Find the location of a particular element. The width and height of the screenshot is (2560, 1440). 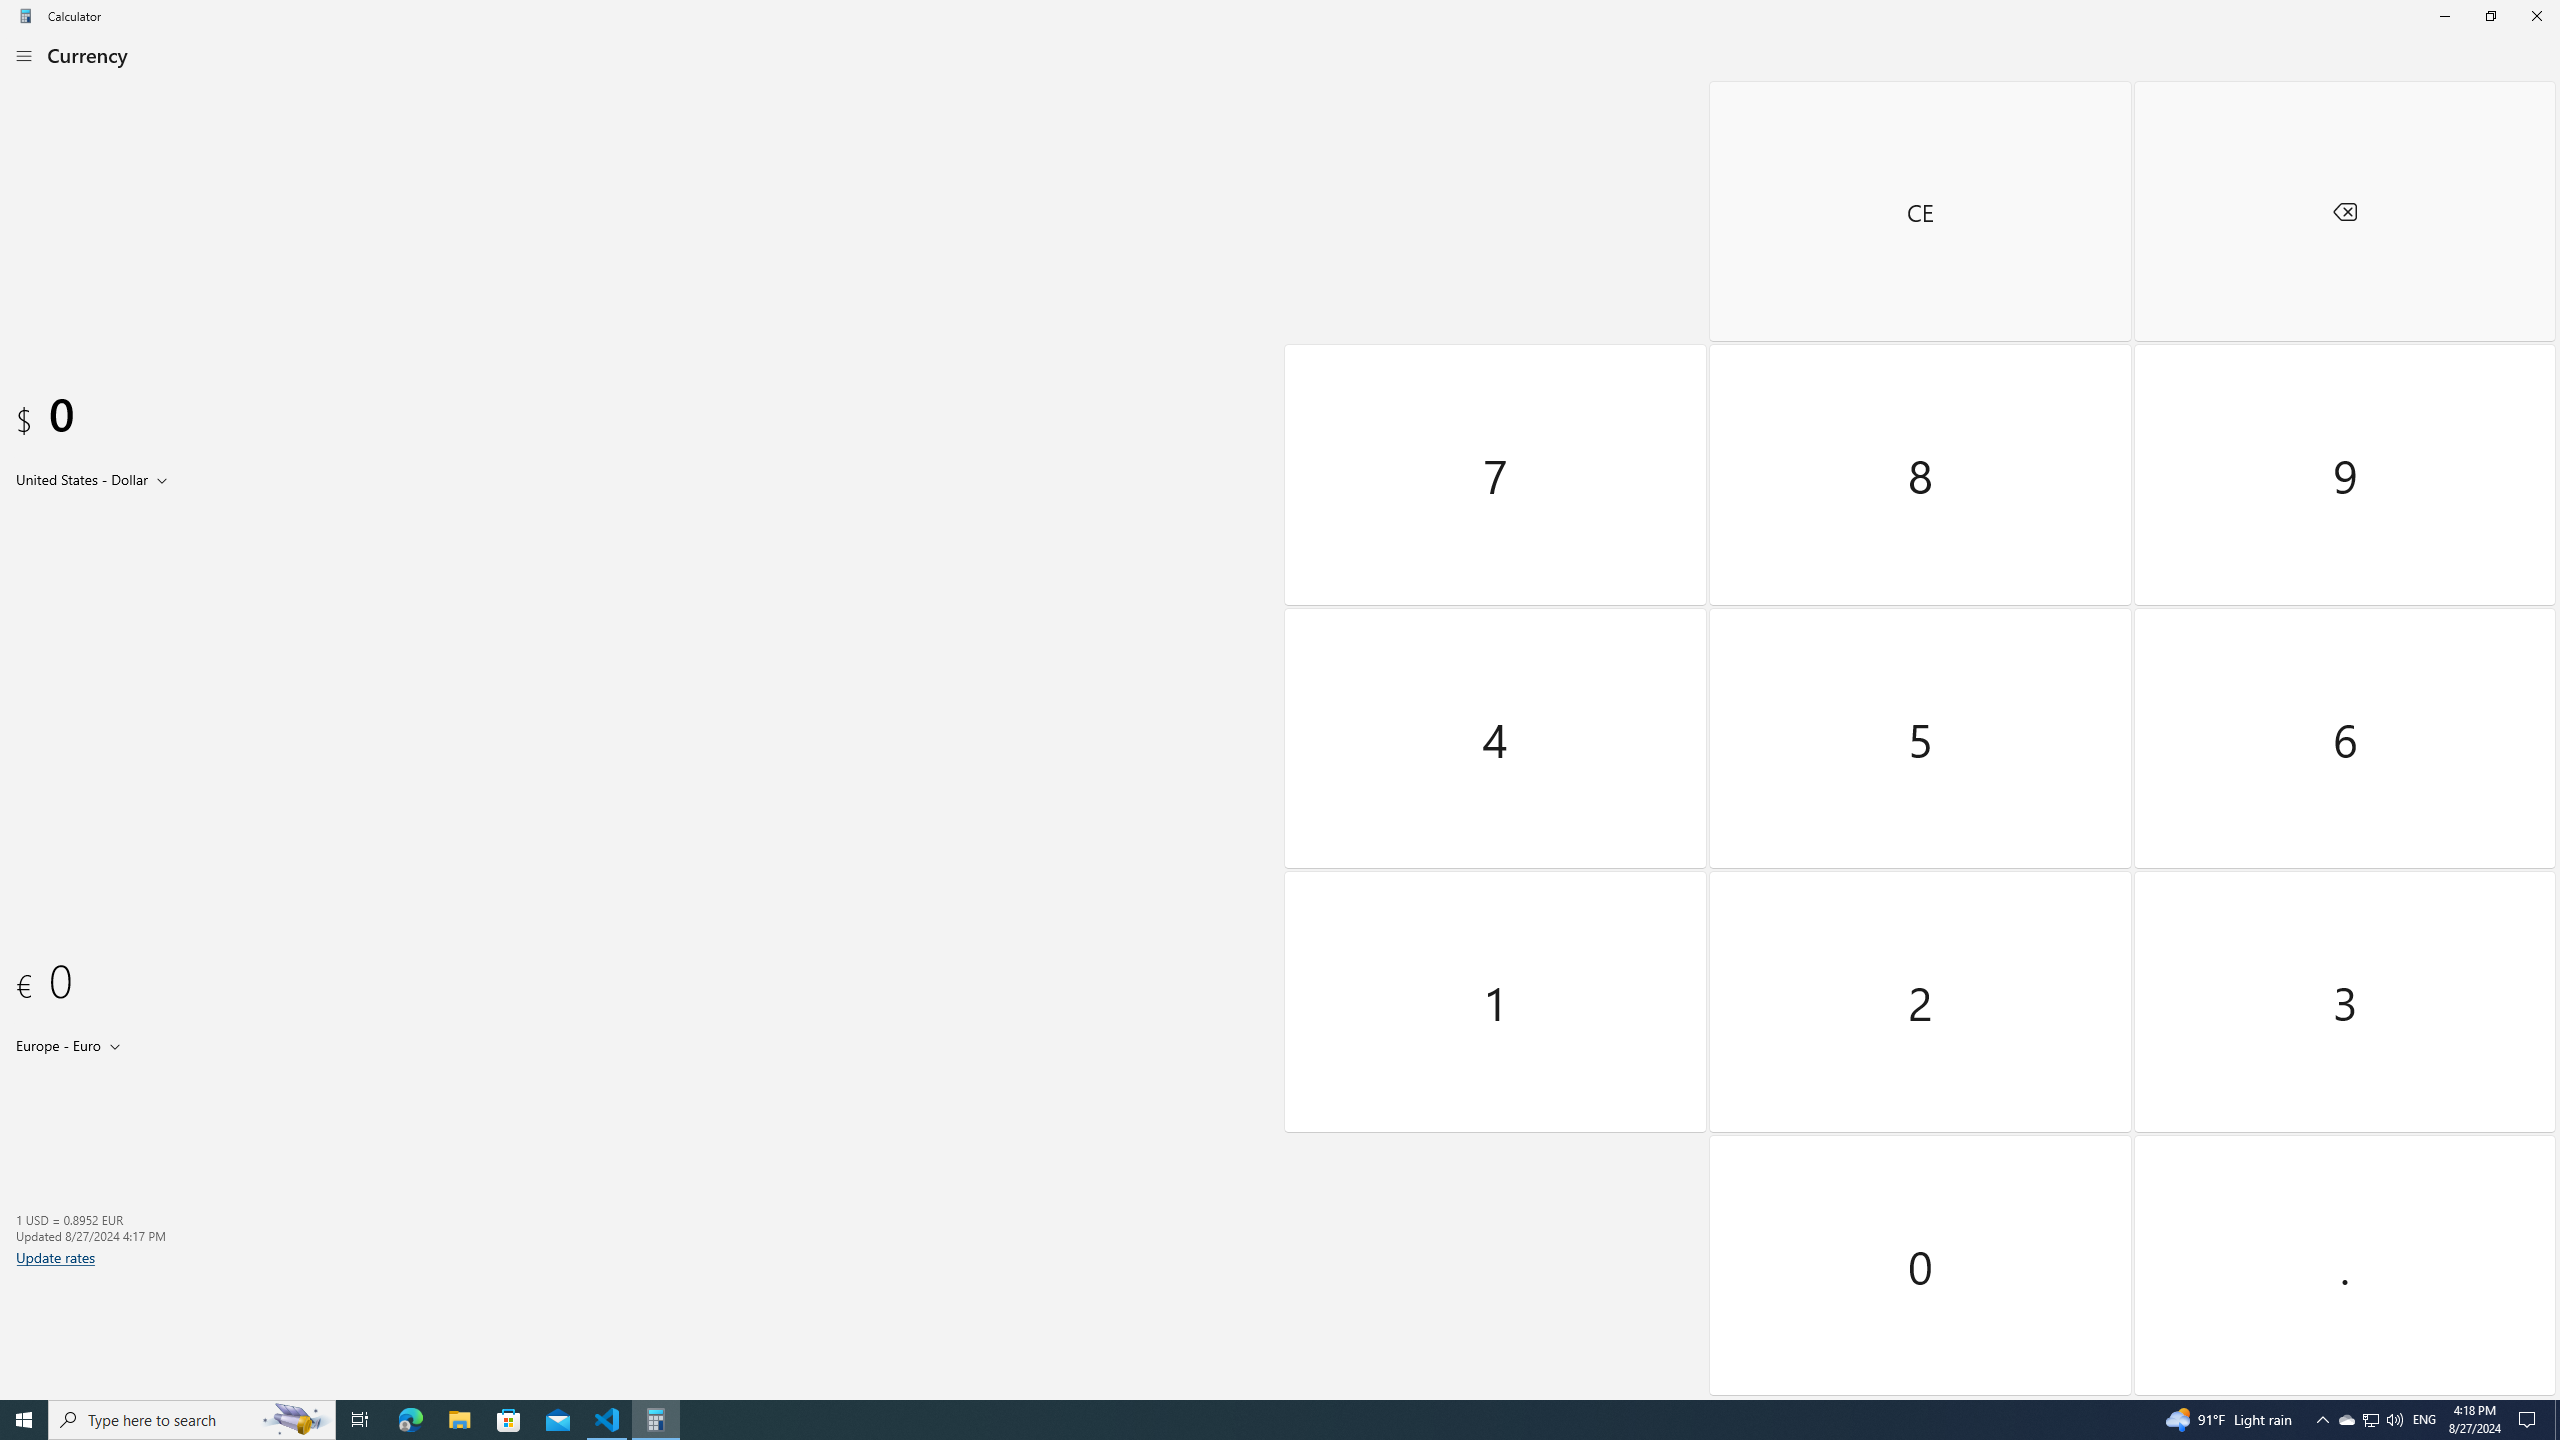

'Clear entry' is located at coordinates (1920, 210).